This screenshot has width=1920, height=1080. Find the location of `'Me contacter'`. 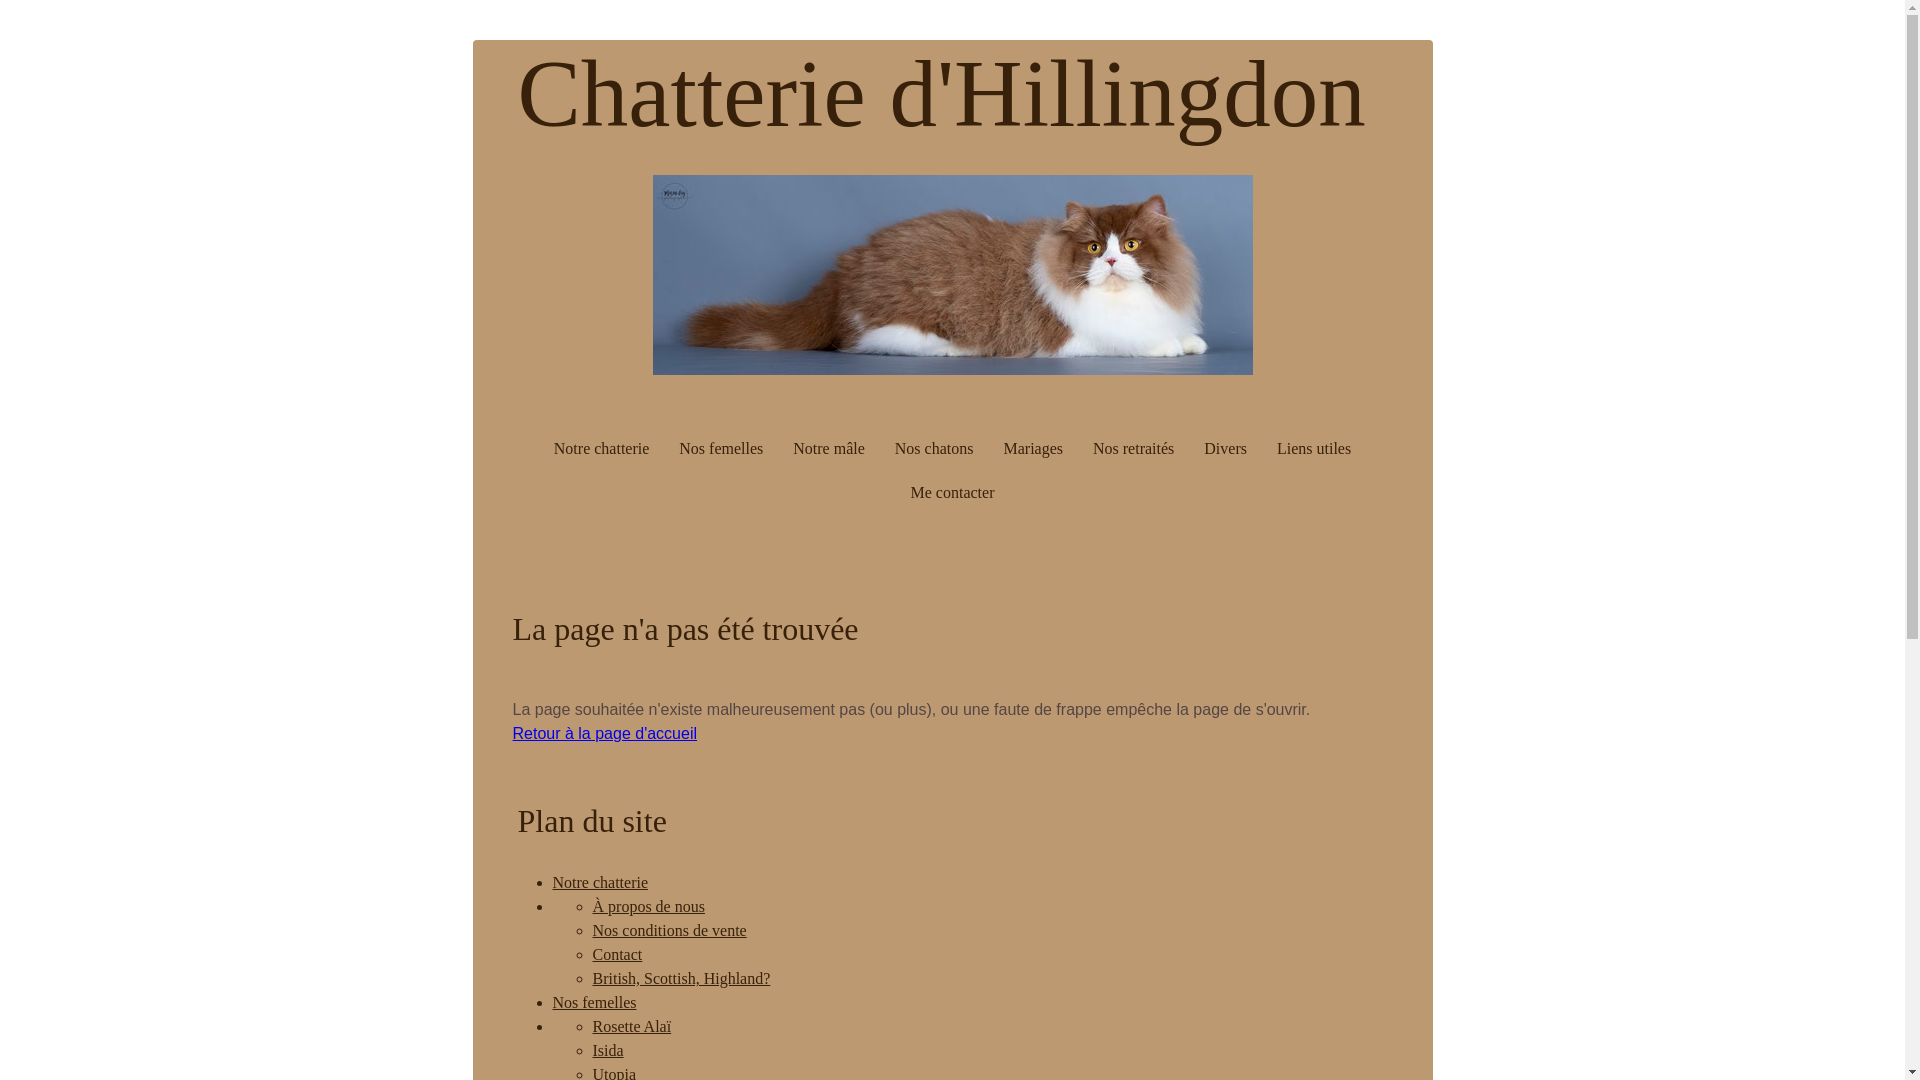

'Me contacter' is located at coordinates (952, 493).